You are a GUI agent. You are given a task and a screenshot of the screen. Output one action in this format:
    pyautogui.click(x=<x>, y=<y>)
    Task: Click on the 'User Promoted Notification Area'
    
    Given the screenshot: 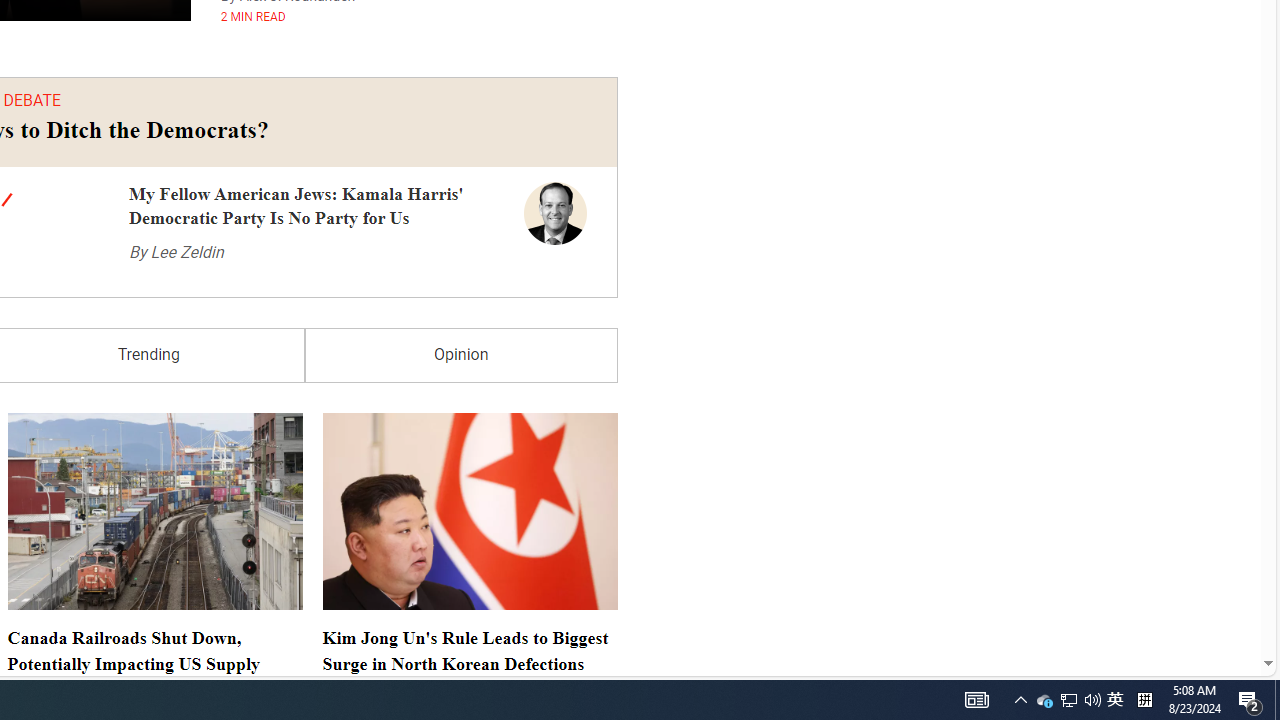 What is the action you would take?
    pyautogui.click(x=1067, y=698)
    